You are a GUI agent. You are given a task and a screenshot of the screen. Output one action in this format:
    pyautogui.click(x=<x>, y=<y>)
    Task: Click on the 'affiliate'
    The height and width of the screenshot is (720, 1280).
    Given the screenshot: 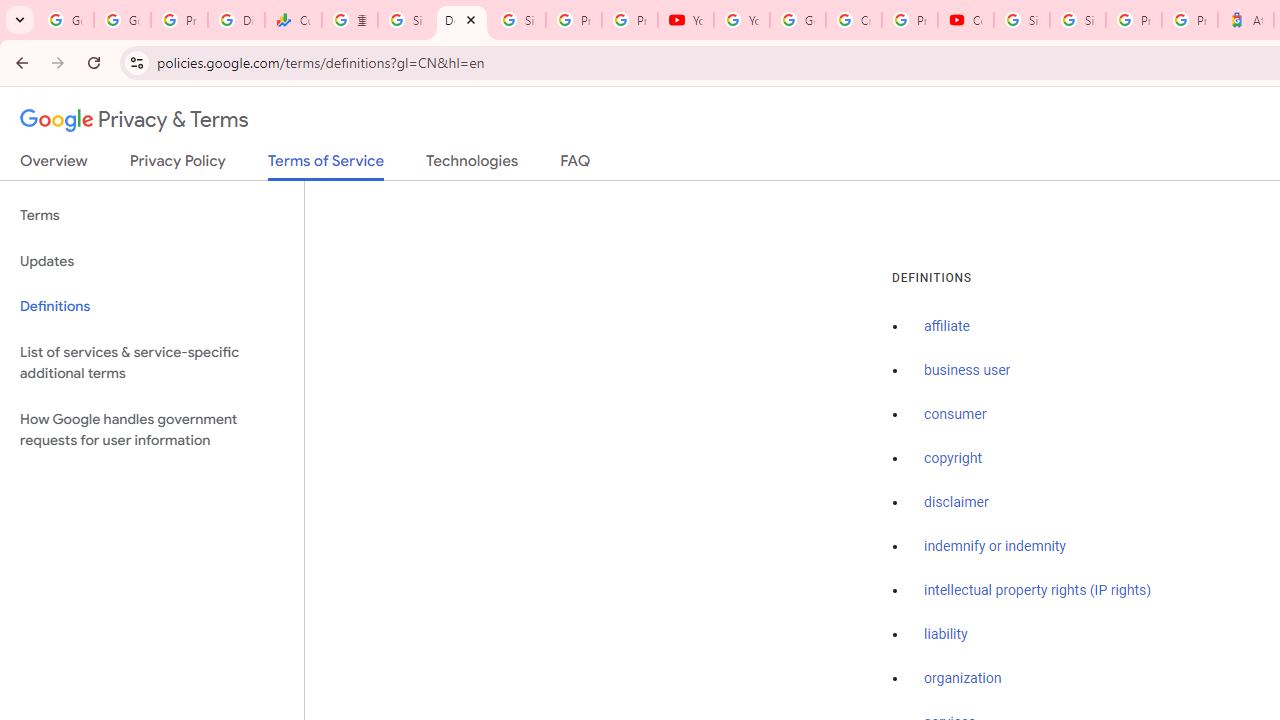 What is the action you would take?
    pyautogui.click(x=946, y=326)
    